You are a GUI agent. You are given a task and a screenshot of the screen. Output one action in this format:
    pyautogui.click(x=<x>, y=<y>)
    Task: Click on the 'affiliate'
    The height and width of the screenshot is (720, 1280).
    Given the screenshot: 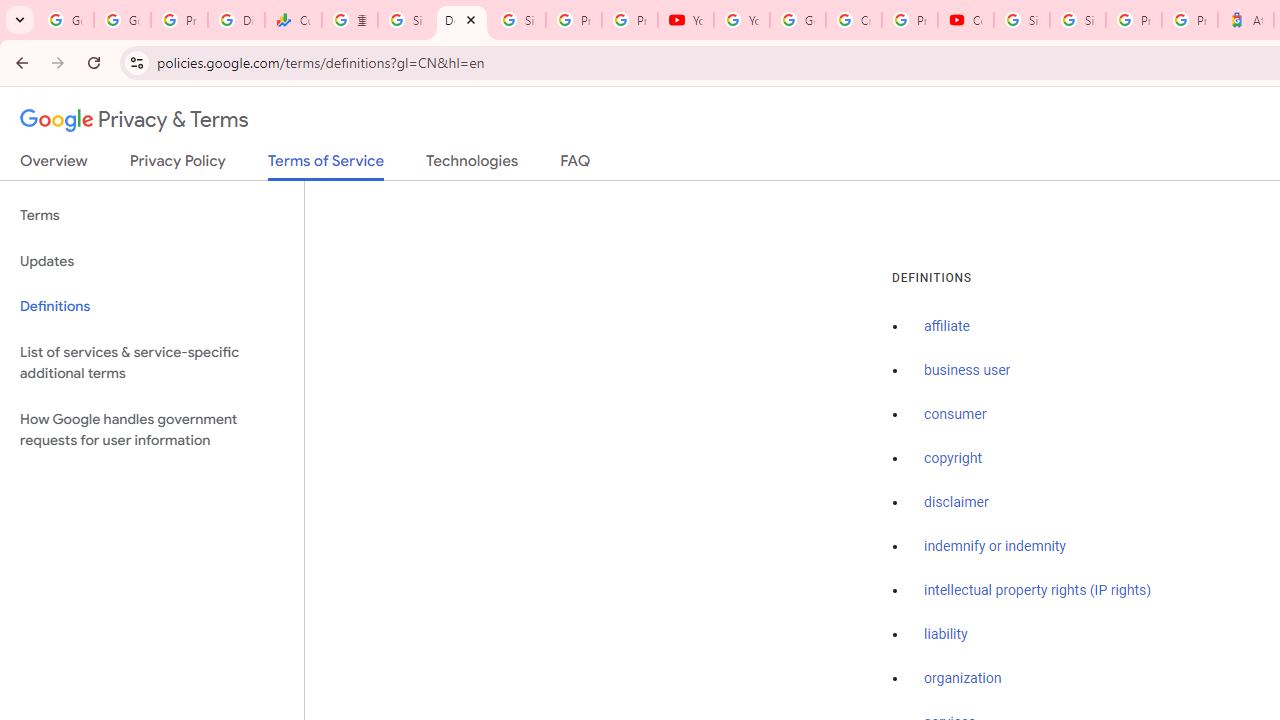 What is the action you would take?
    pyautogui.click(x=946, y=326)
    